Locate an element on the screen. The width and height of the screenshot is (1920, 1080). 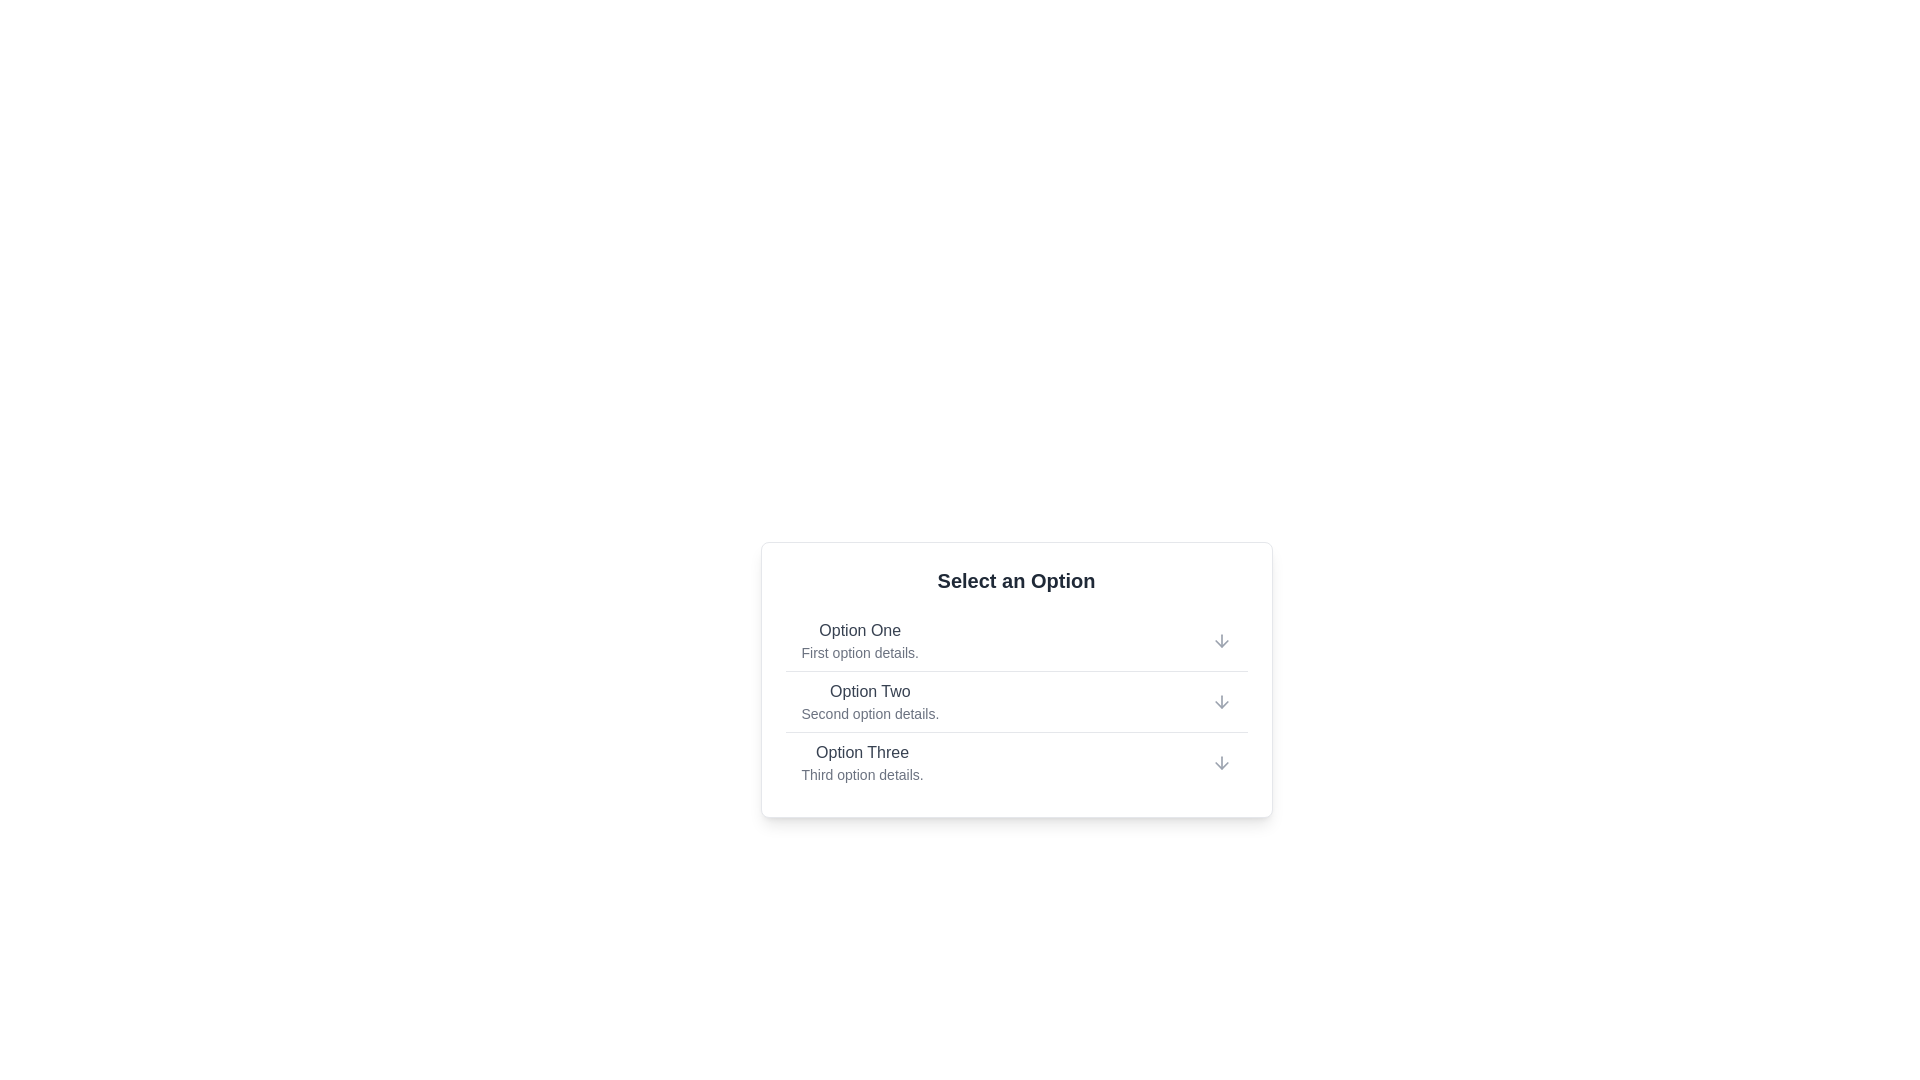
the static text element displaying 'Option Two', which is located in the second option block above the text 'Second option details' is located at coordinates (870, 690).